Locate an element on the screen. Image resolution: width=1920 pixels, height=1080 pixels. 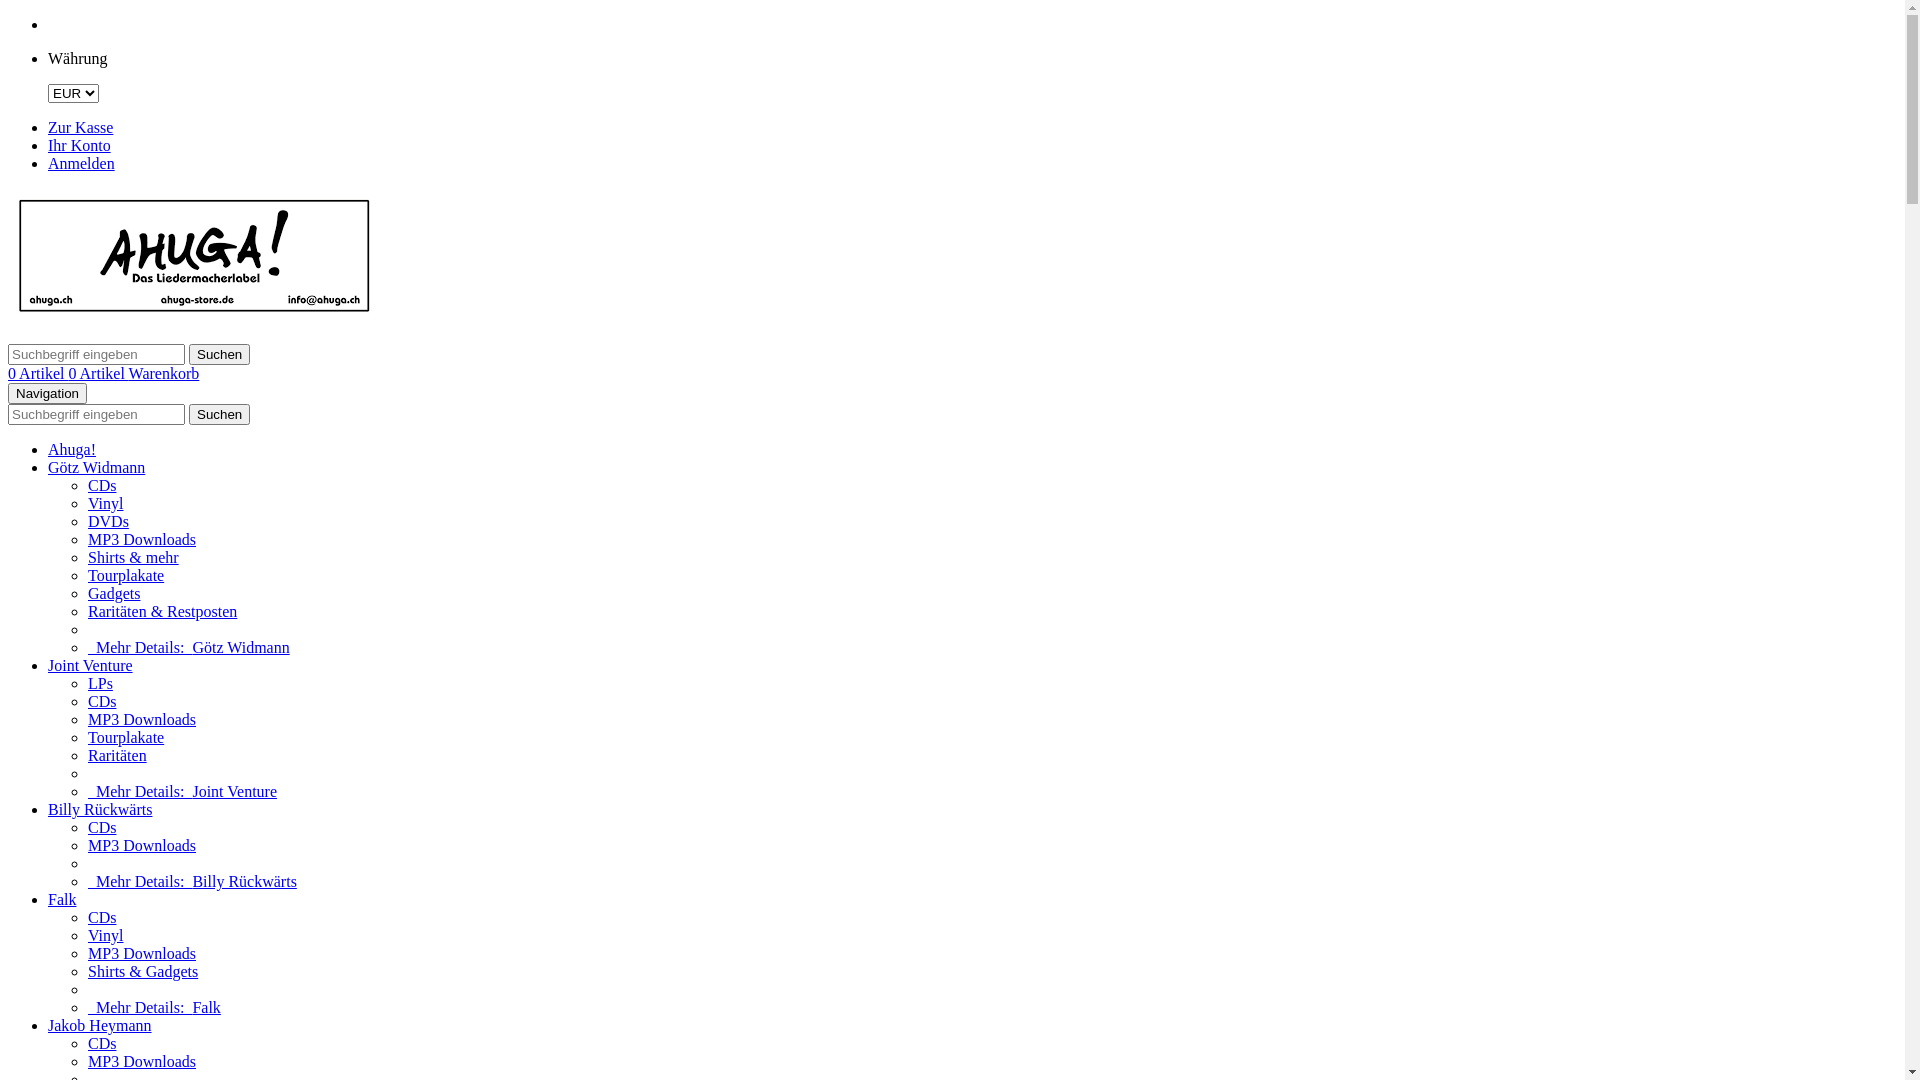
'Joint Venture' is located at coordinates (89, 665).